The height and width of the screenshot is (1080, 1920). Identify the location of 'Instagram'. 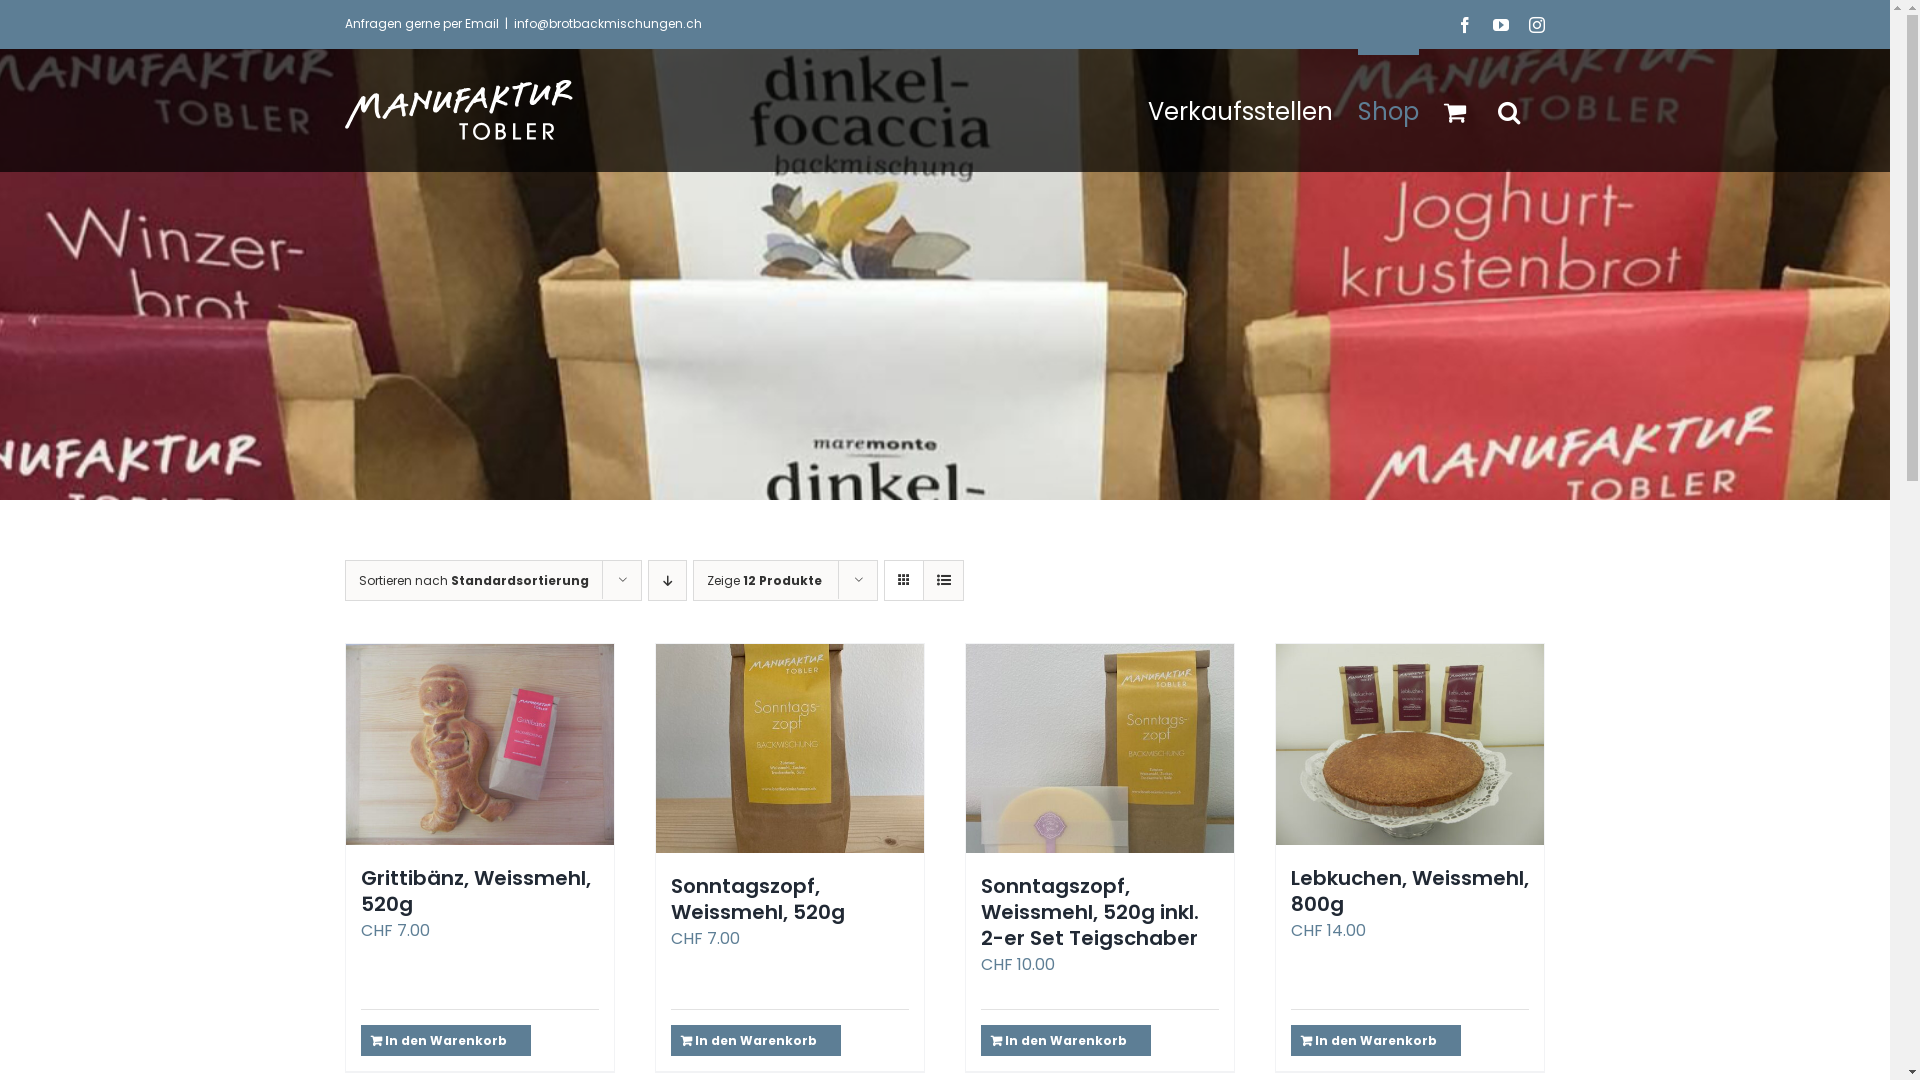
(1535, 23).